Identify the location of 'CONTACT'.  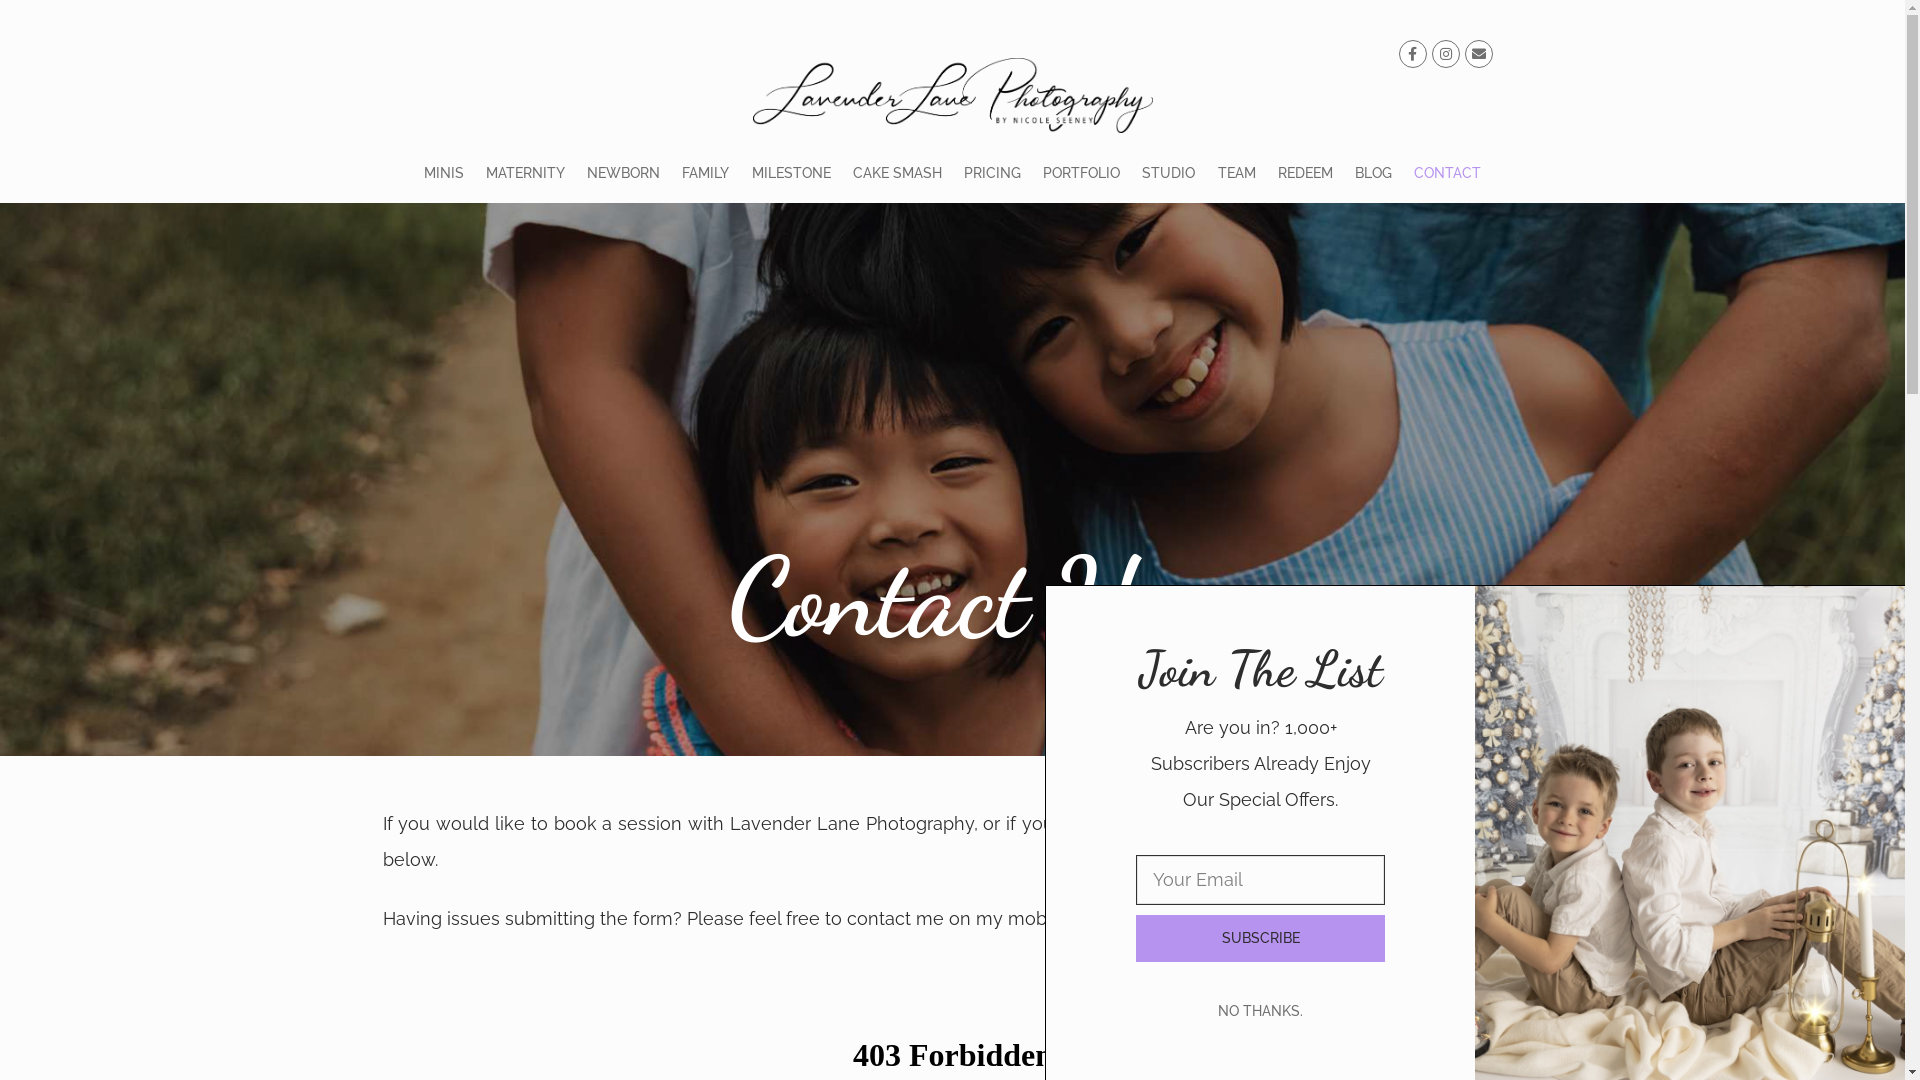
(1401, 172).